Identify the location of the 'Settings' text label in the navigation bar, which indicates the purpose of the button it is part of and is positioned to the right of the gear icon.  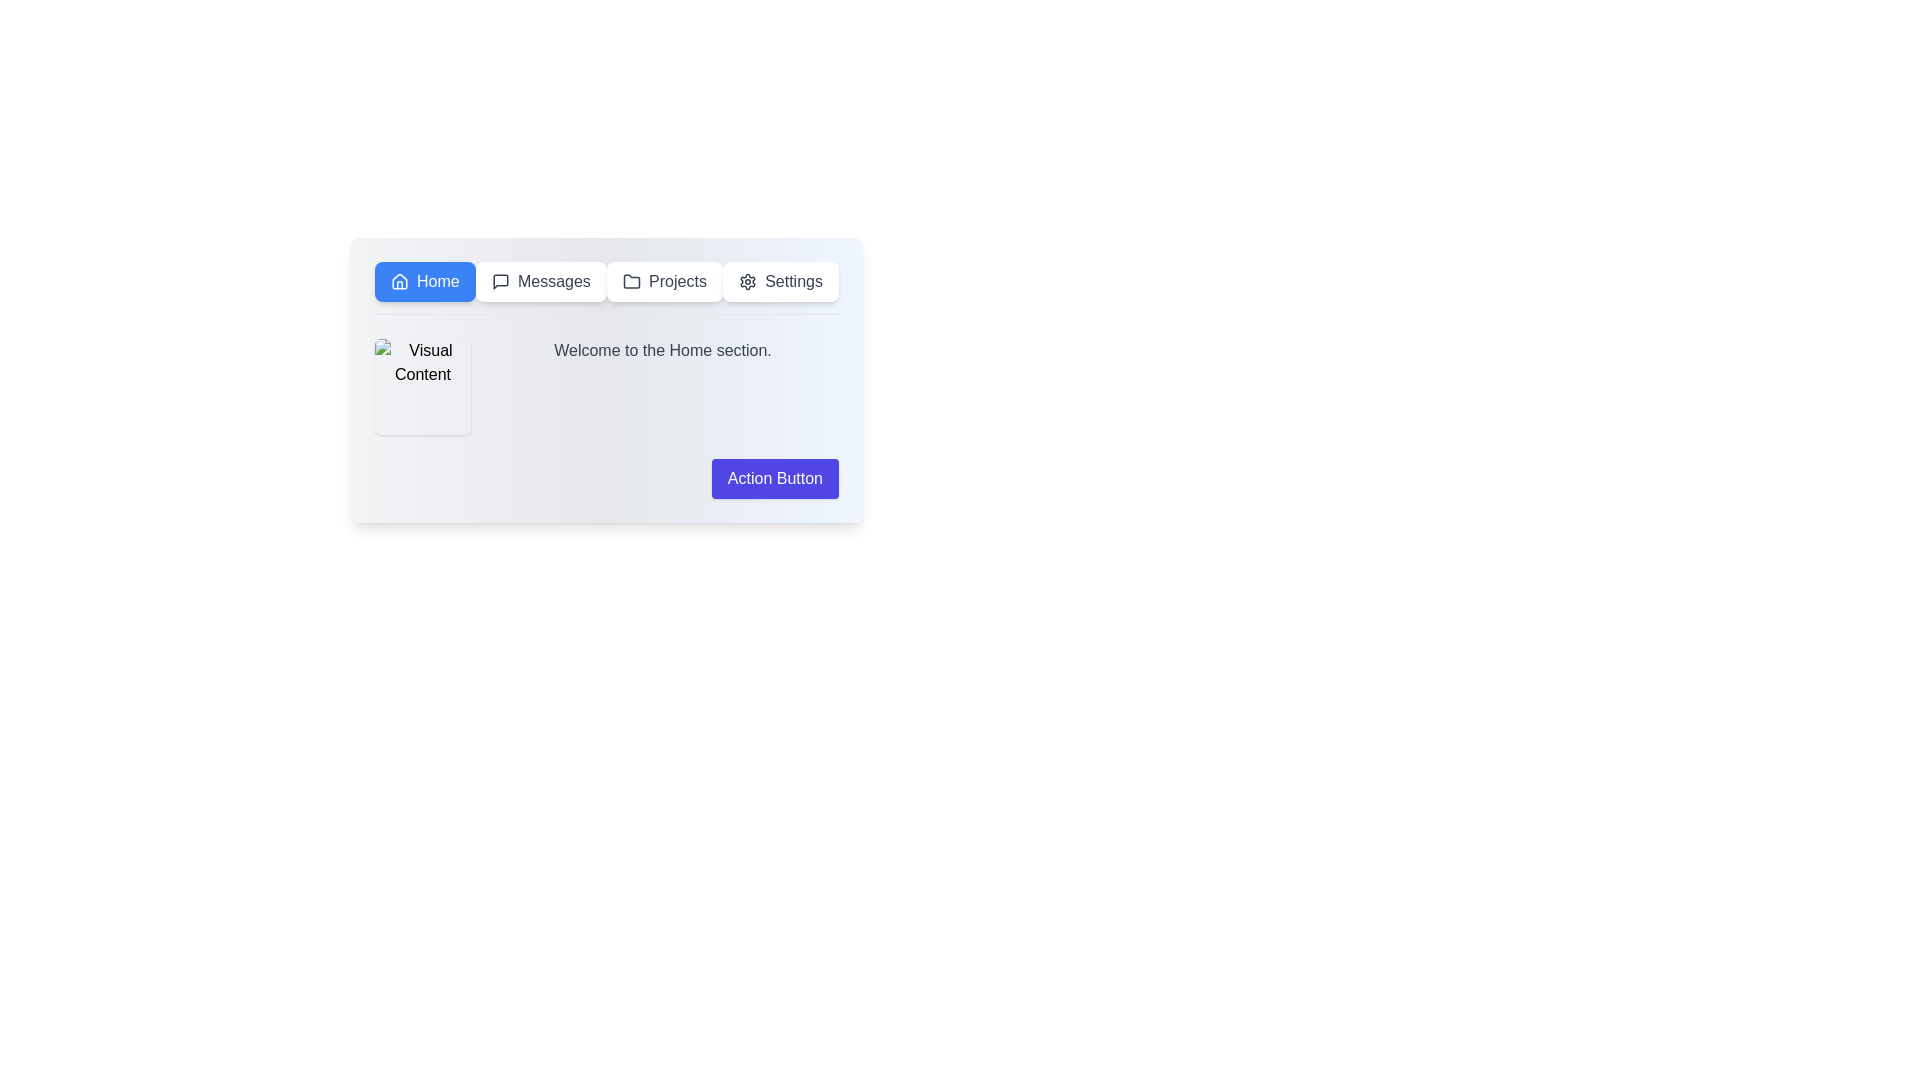
(793, 281).